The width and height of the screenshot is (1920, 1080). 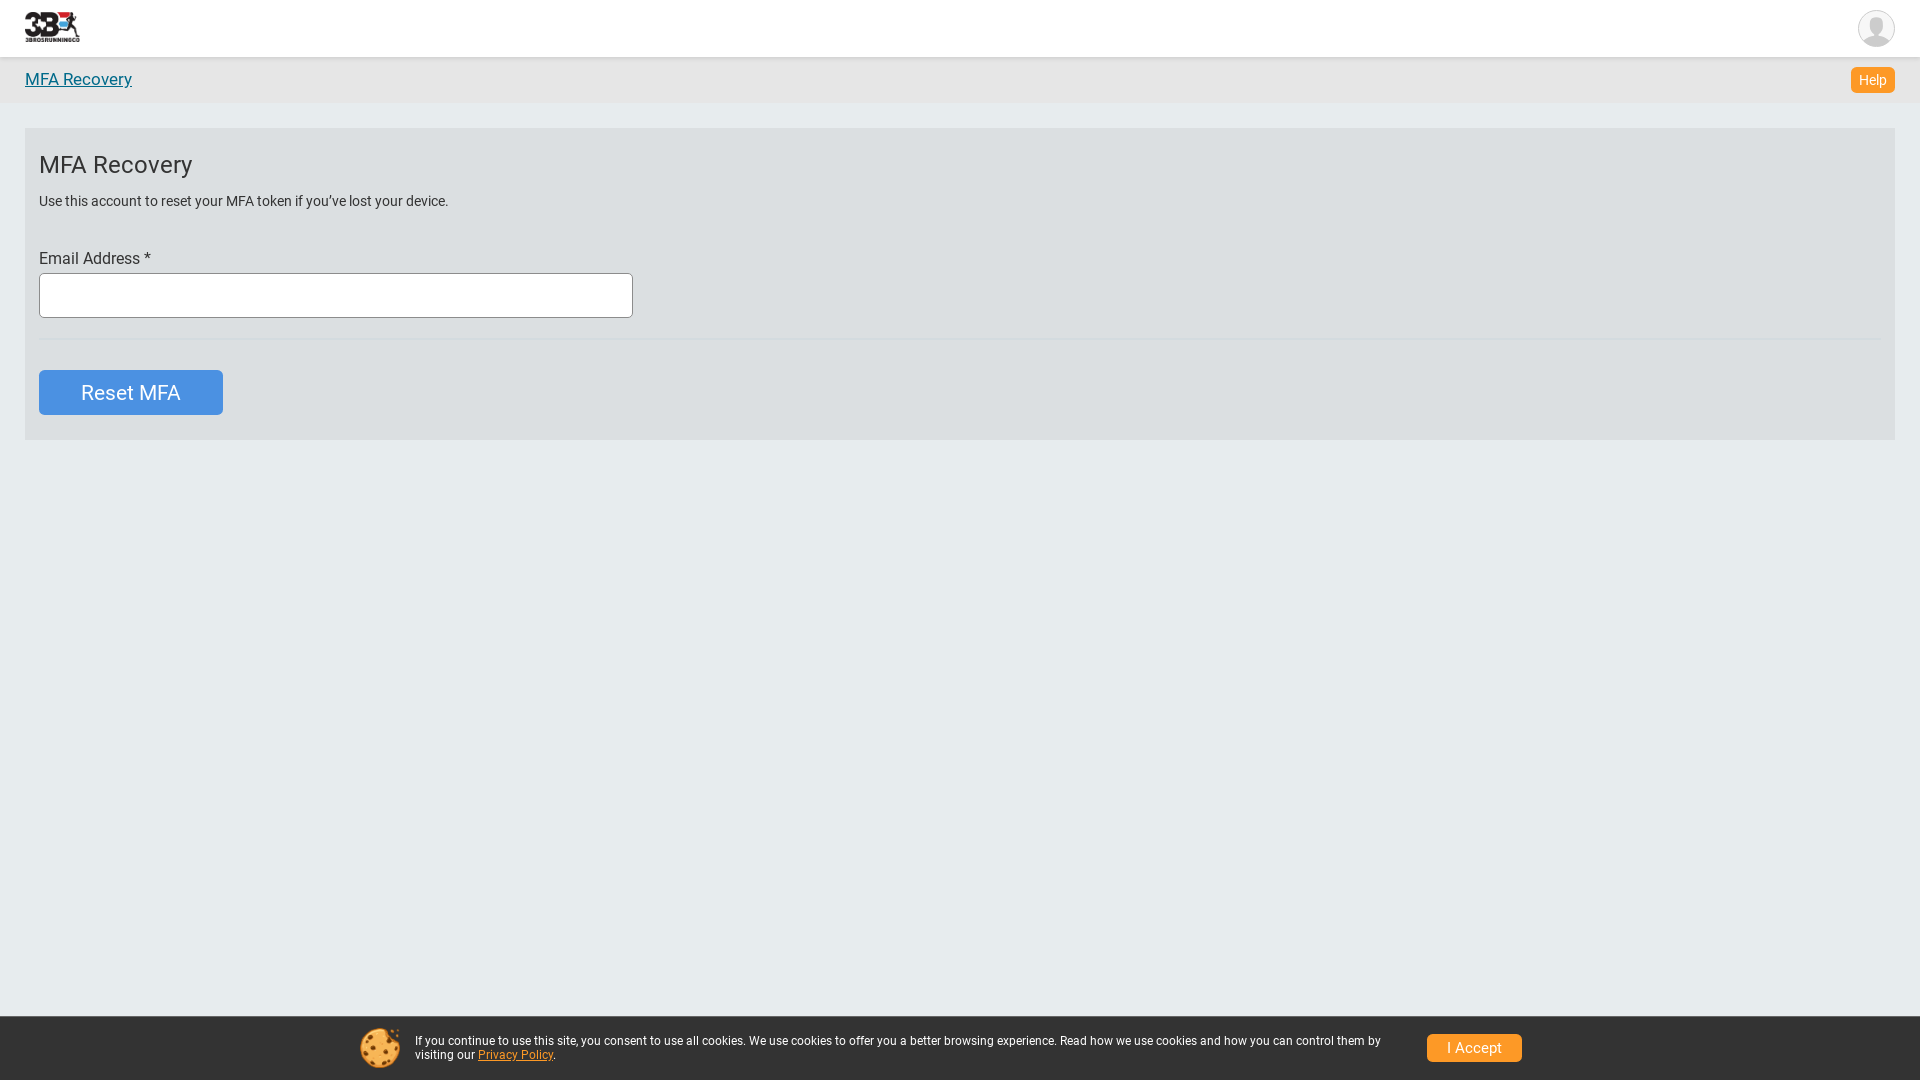 What do you see at coordinates (52, 28) in the screenshot?
I see `'Back to 3 Bros Running Company Home Page'` at bounding box center [52, 28].